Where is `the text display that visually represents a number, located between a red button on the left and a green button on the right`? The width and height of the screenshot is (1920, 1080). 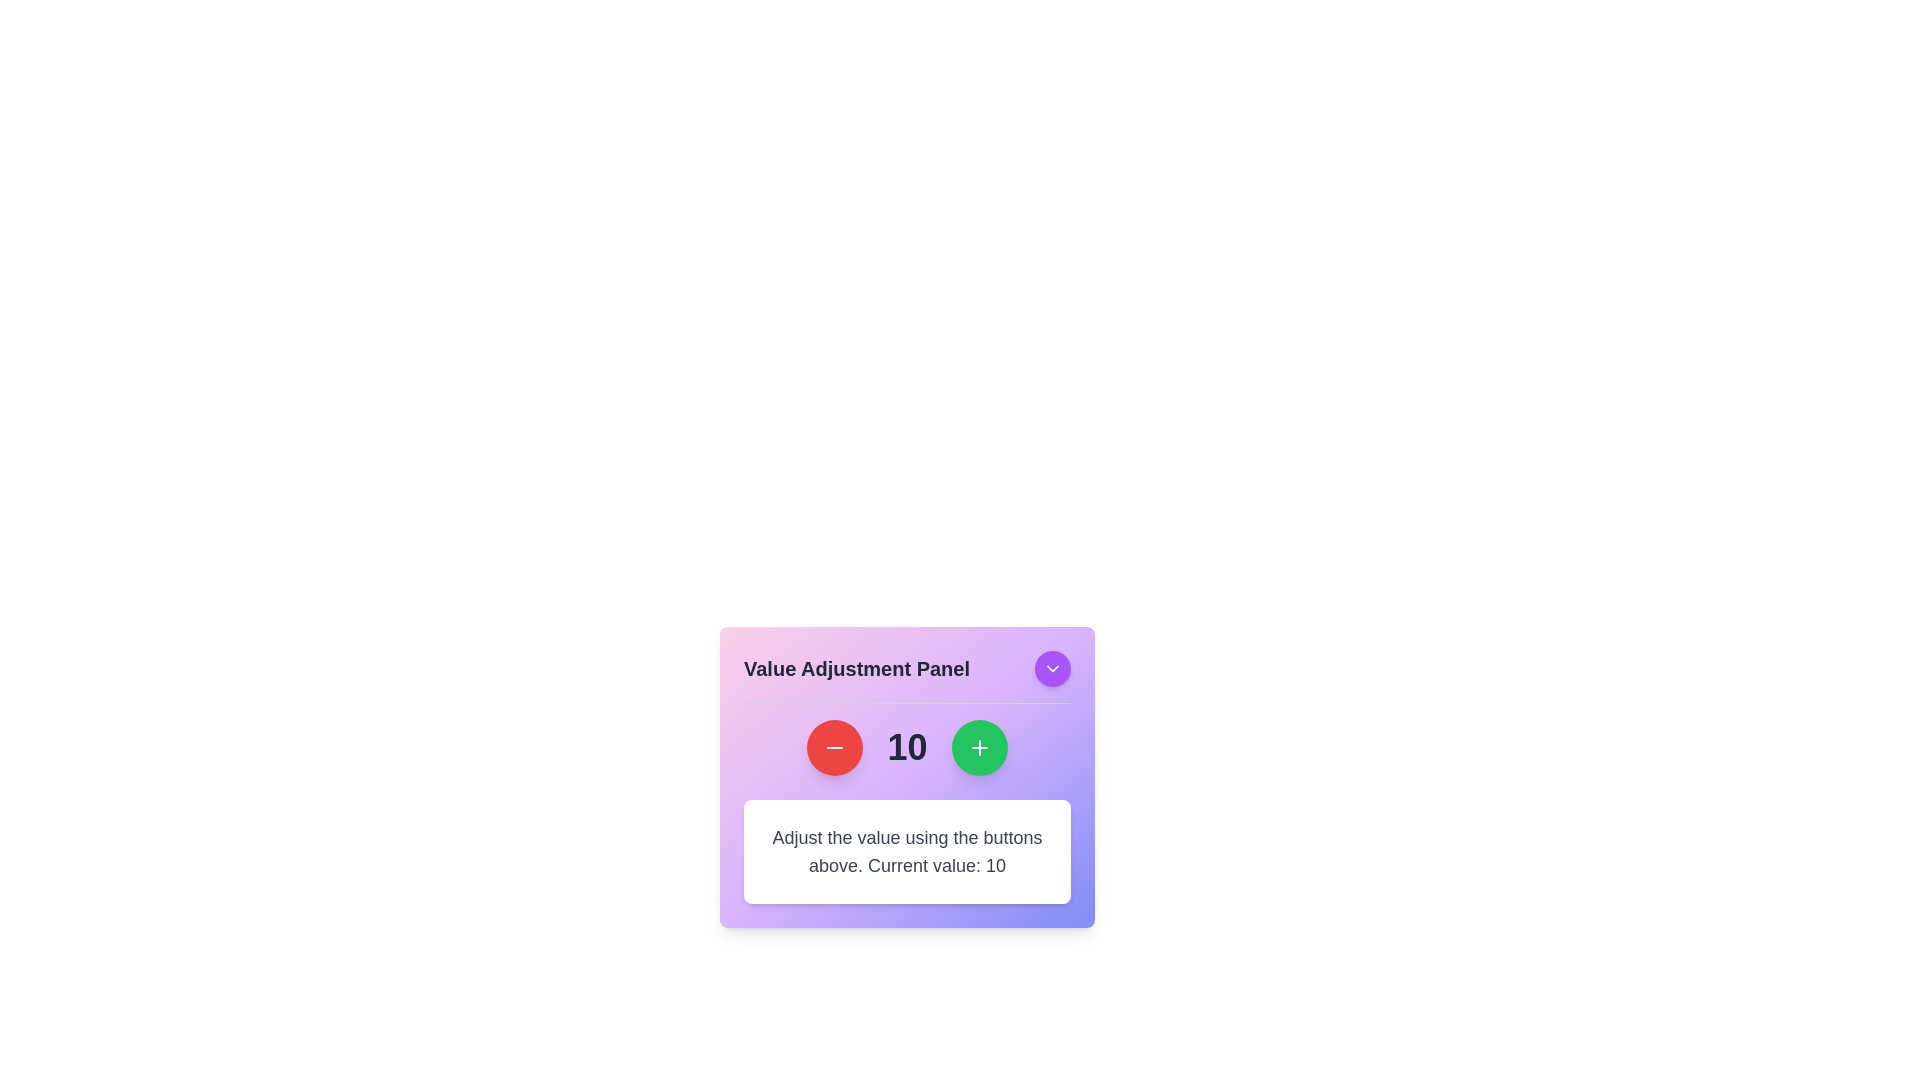
the text display that visually represents a number, located between a red button on the left and a green button on the right is located at coordinates (906, 748).